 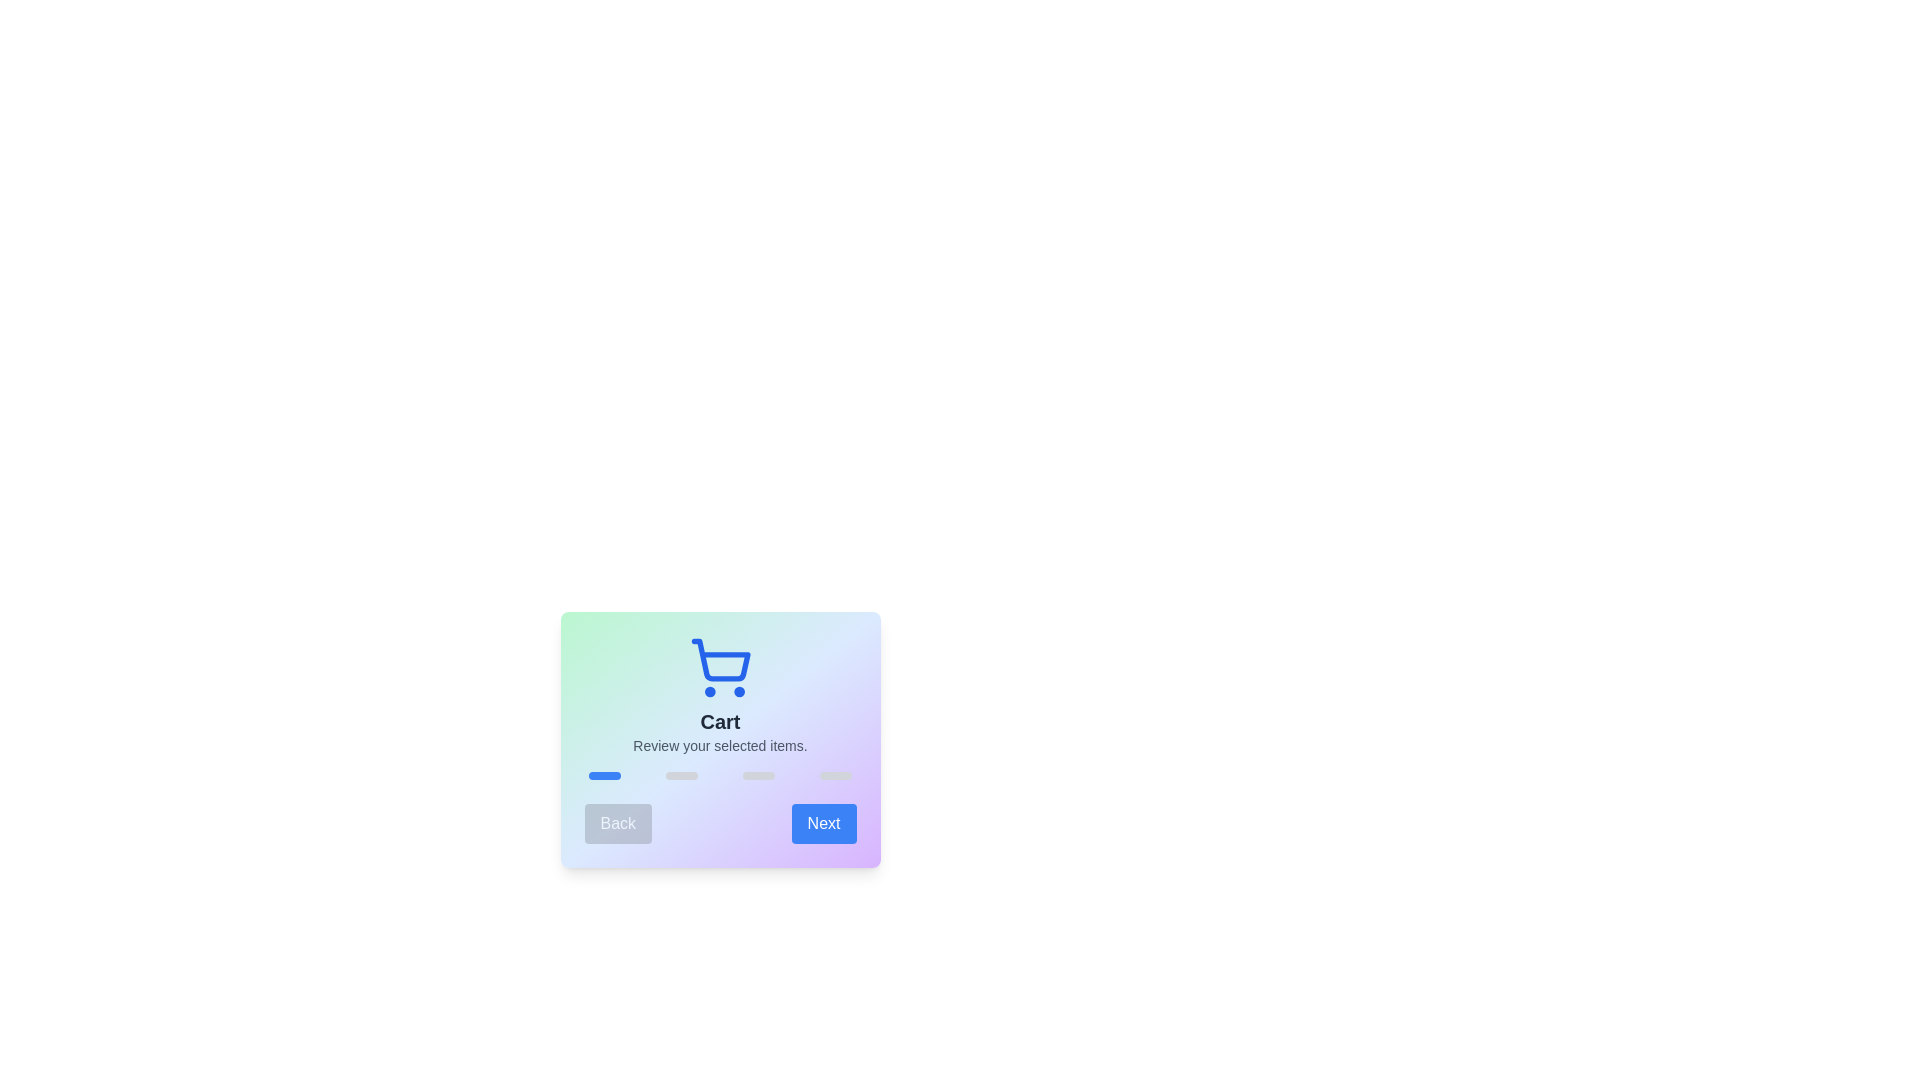 I want to click on the 'Next' button to proceed to the next step, so click(x=824, y=824).